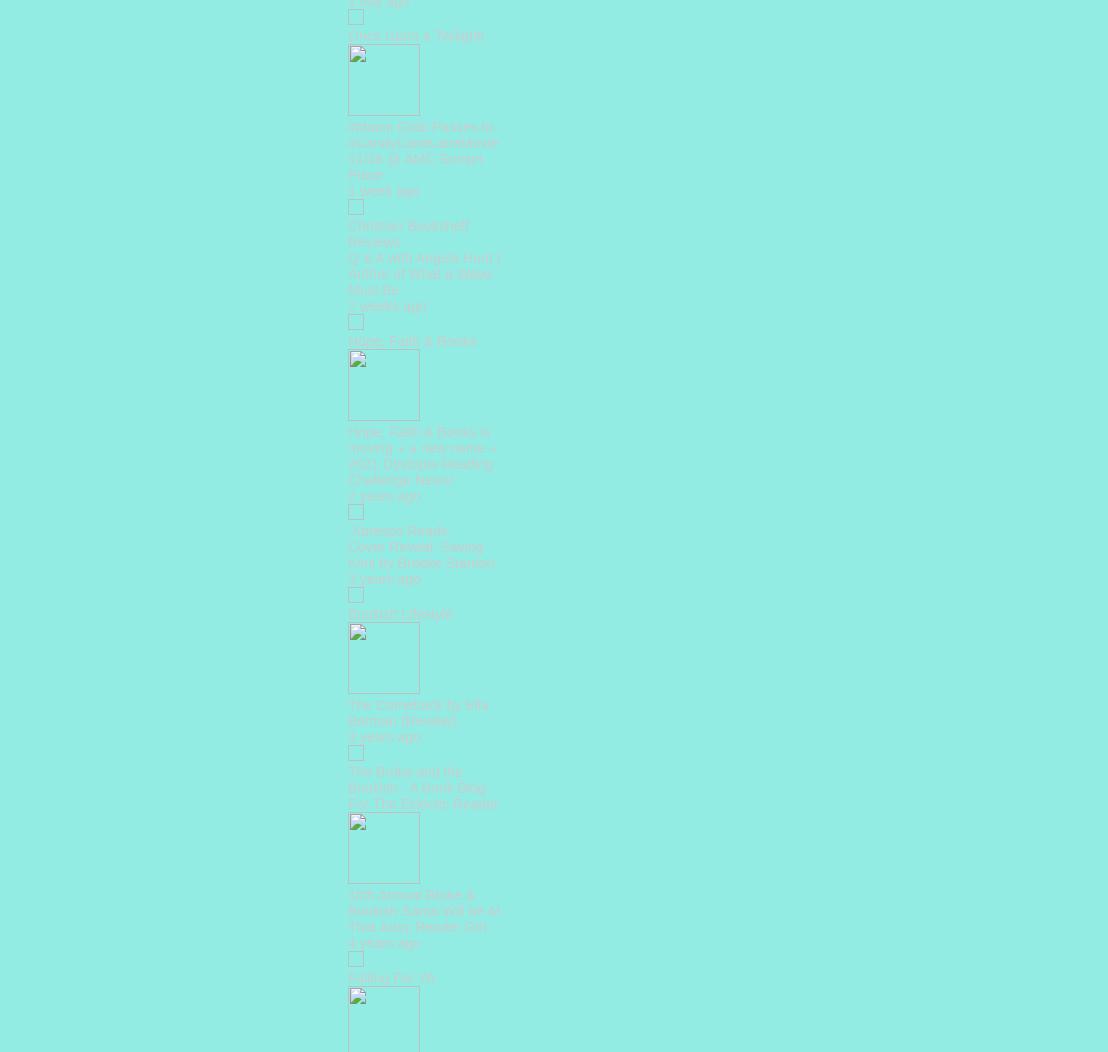  I want to click on '2 weeks ago', so click(387, 304).